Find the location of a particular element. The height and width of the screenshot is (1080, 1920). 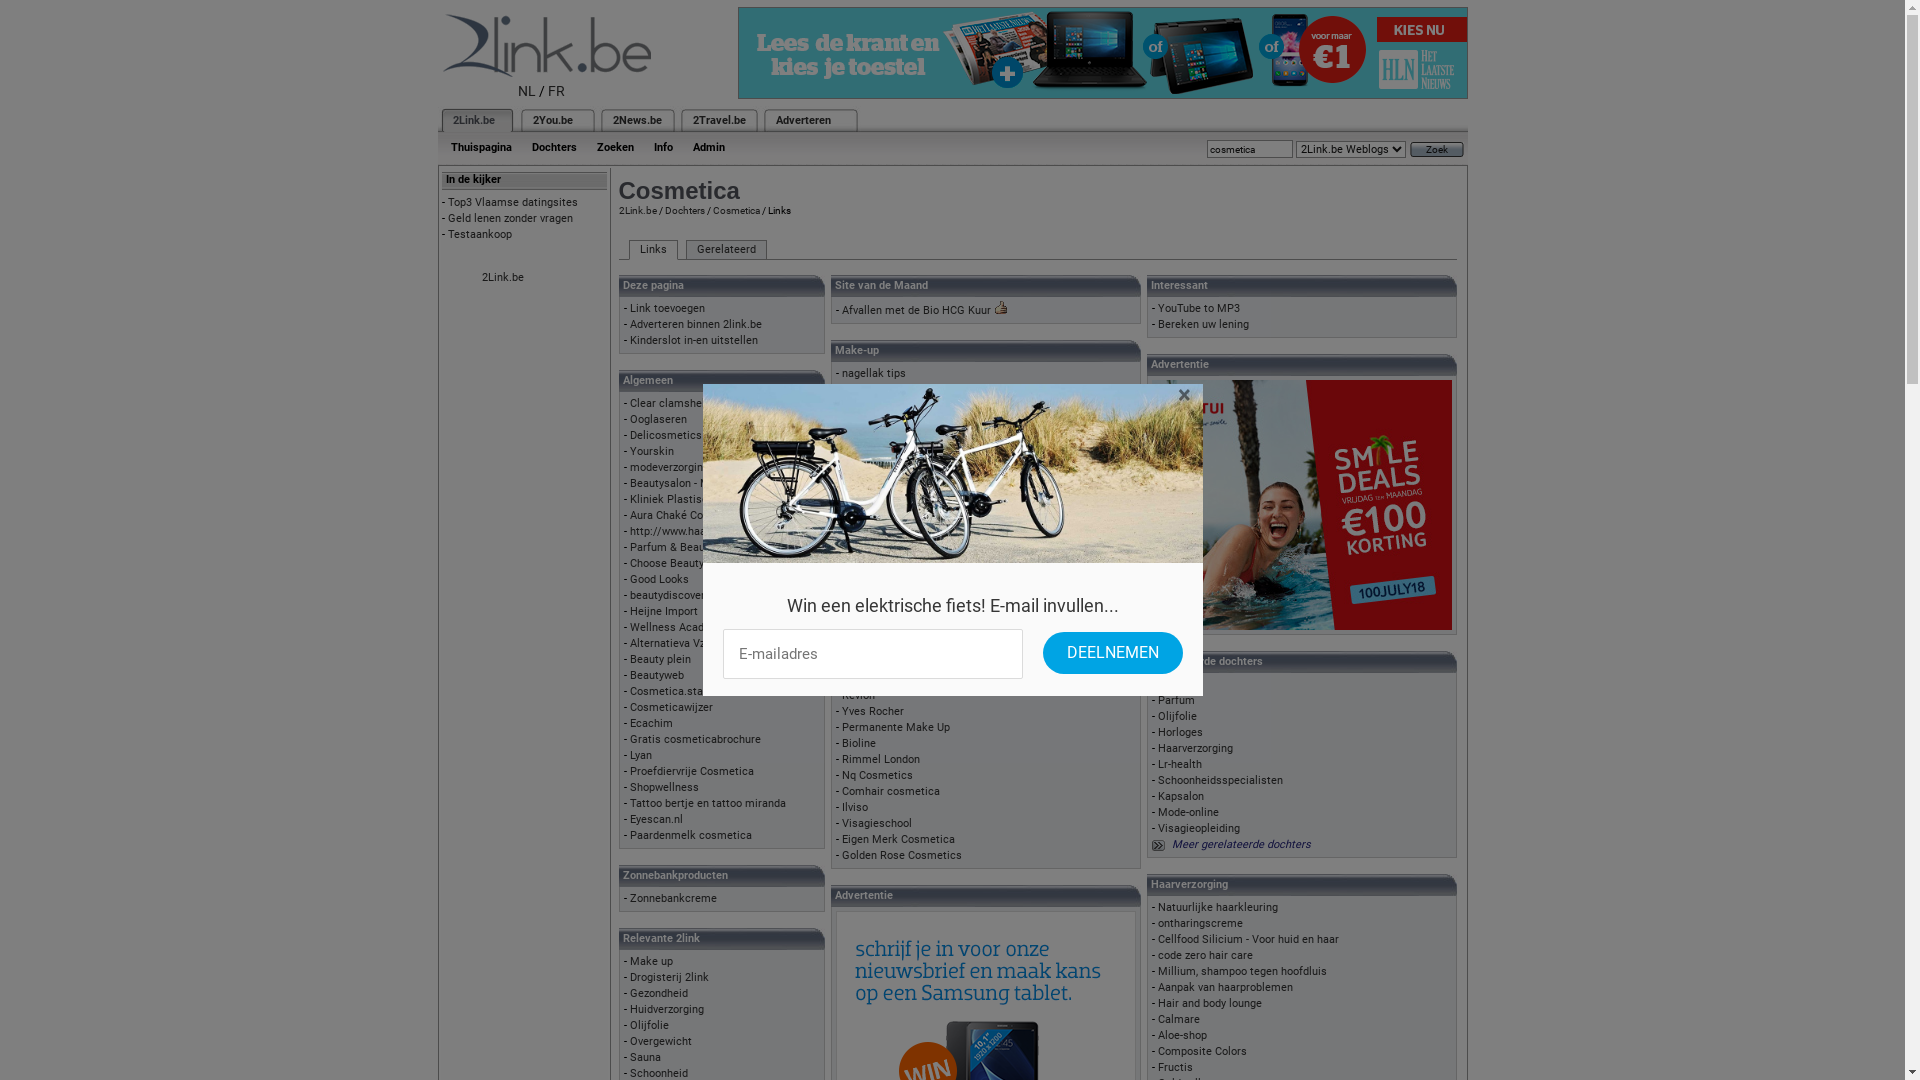

'Visagieschool' is located at coordinates (877, 823).